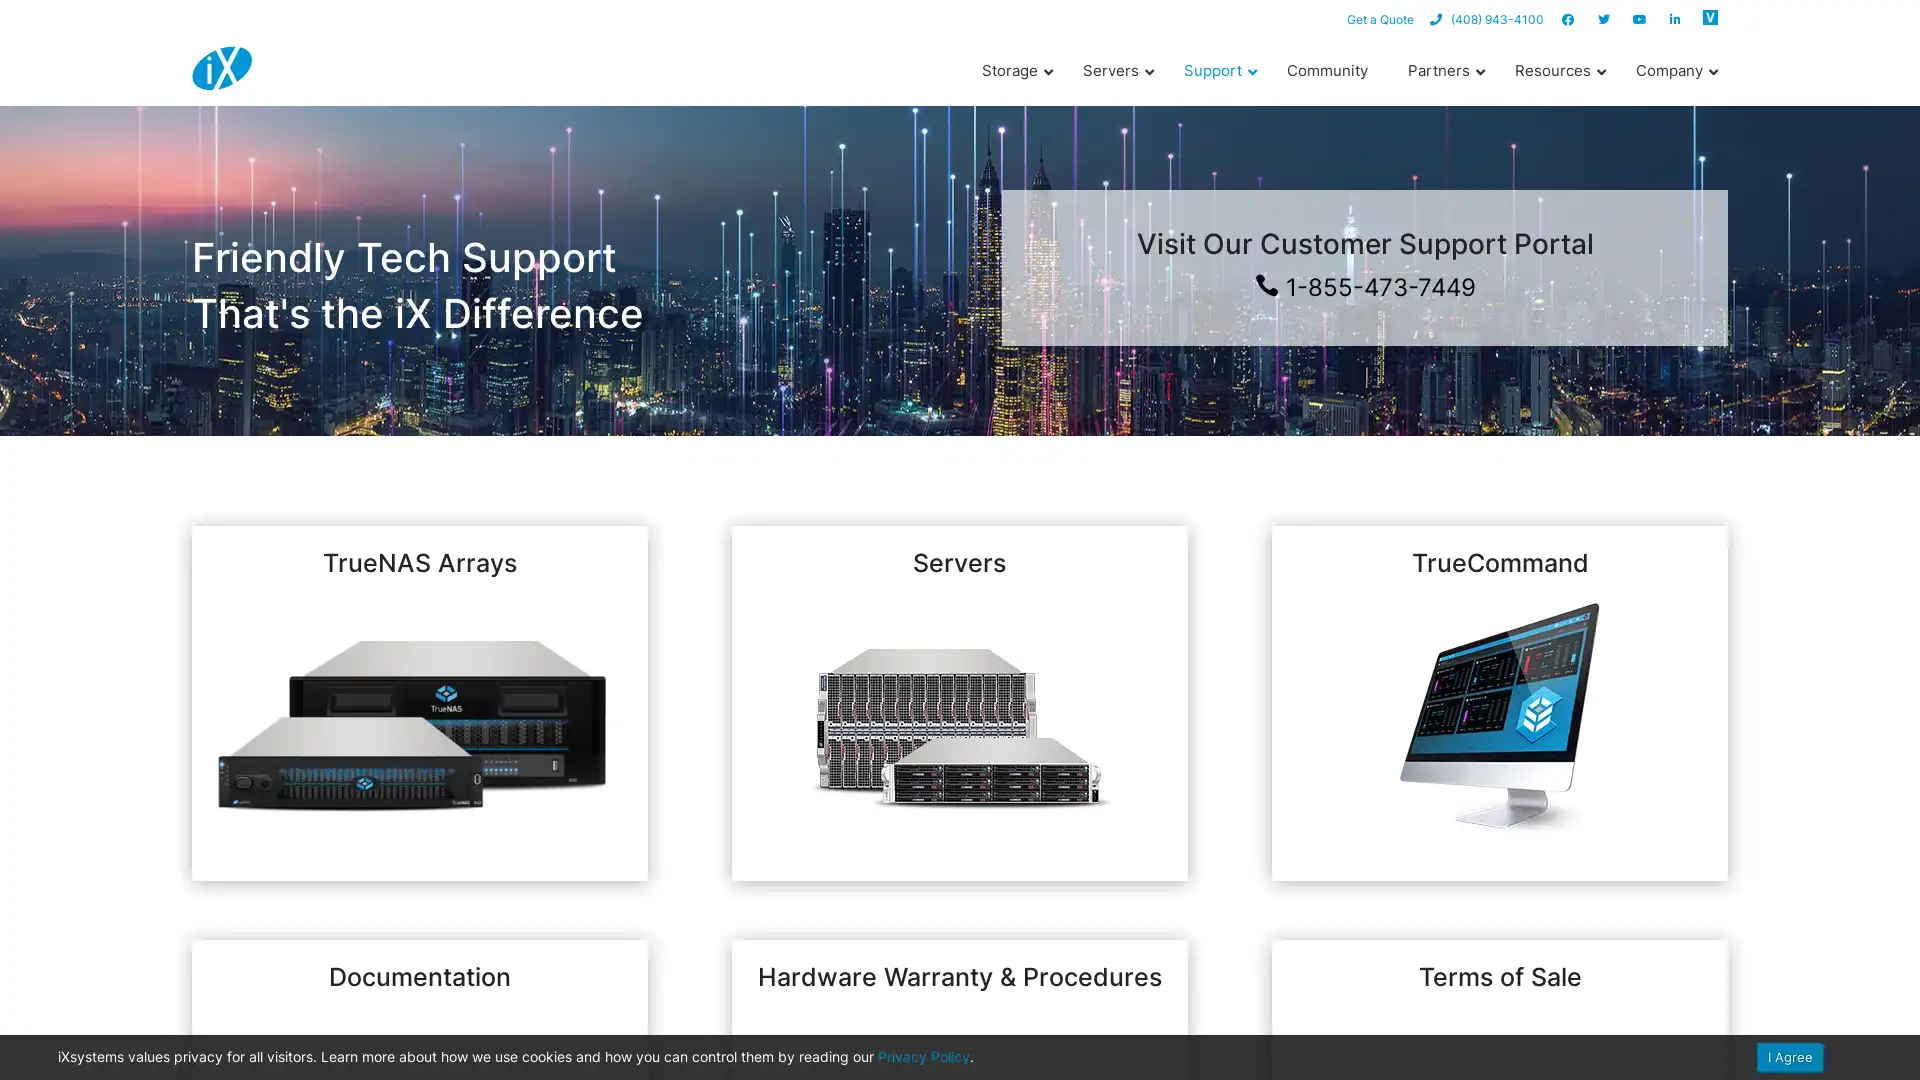 This screenshot has height=1080, width=1920. Describe the element at coordinates (1790, 1056) in the screenshot. I see `I Agree` at that location.